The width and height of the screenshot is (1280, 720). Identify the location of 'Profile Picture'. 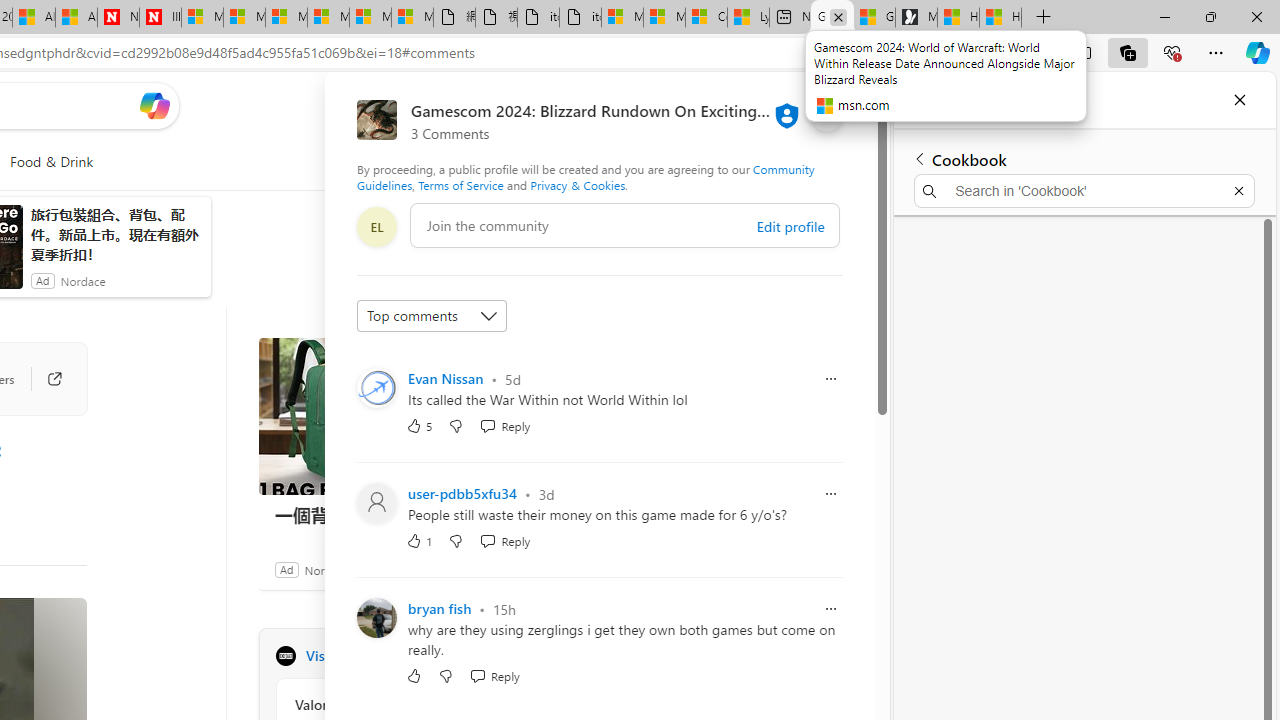
(376, 617).